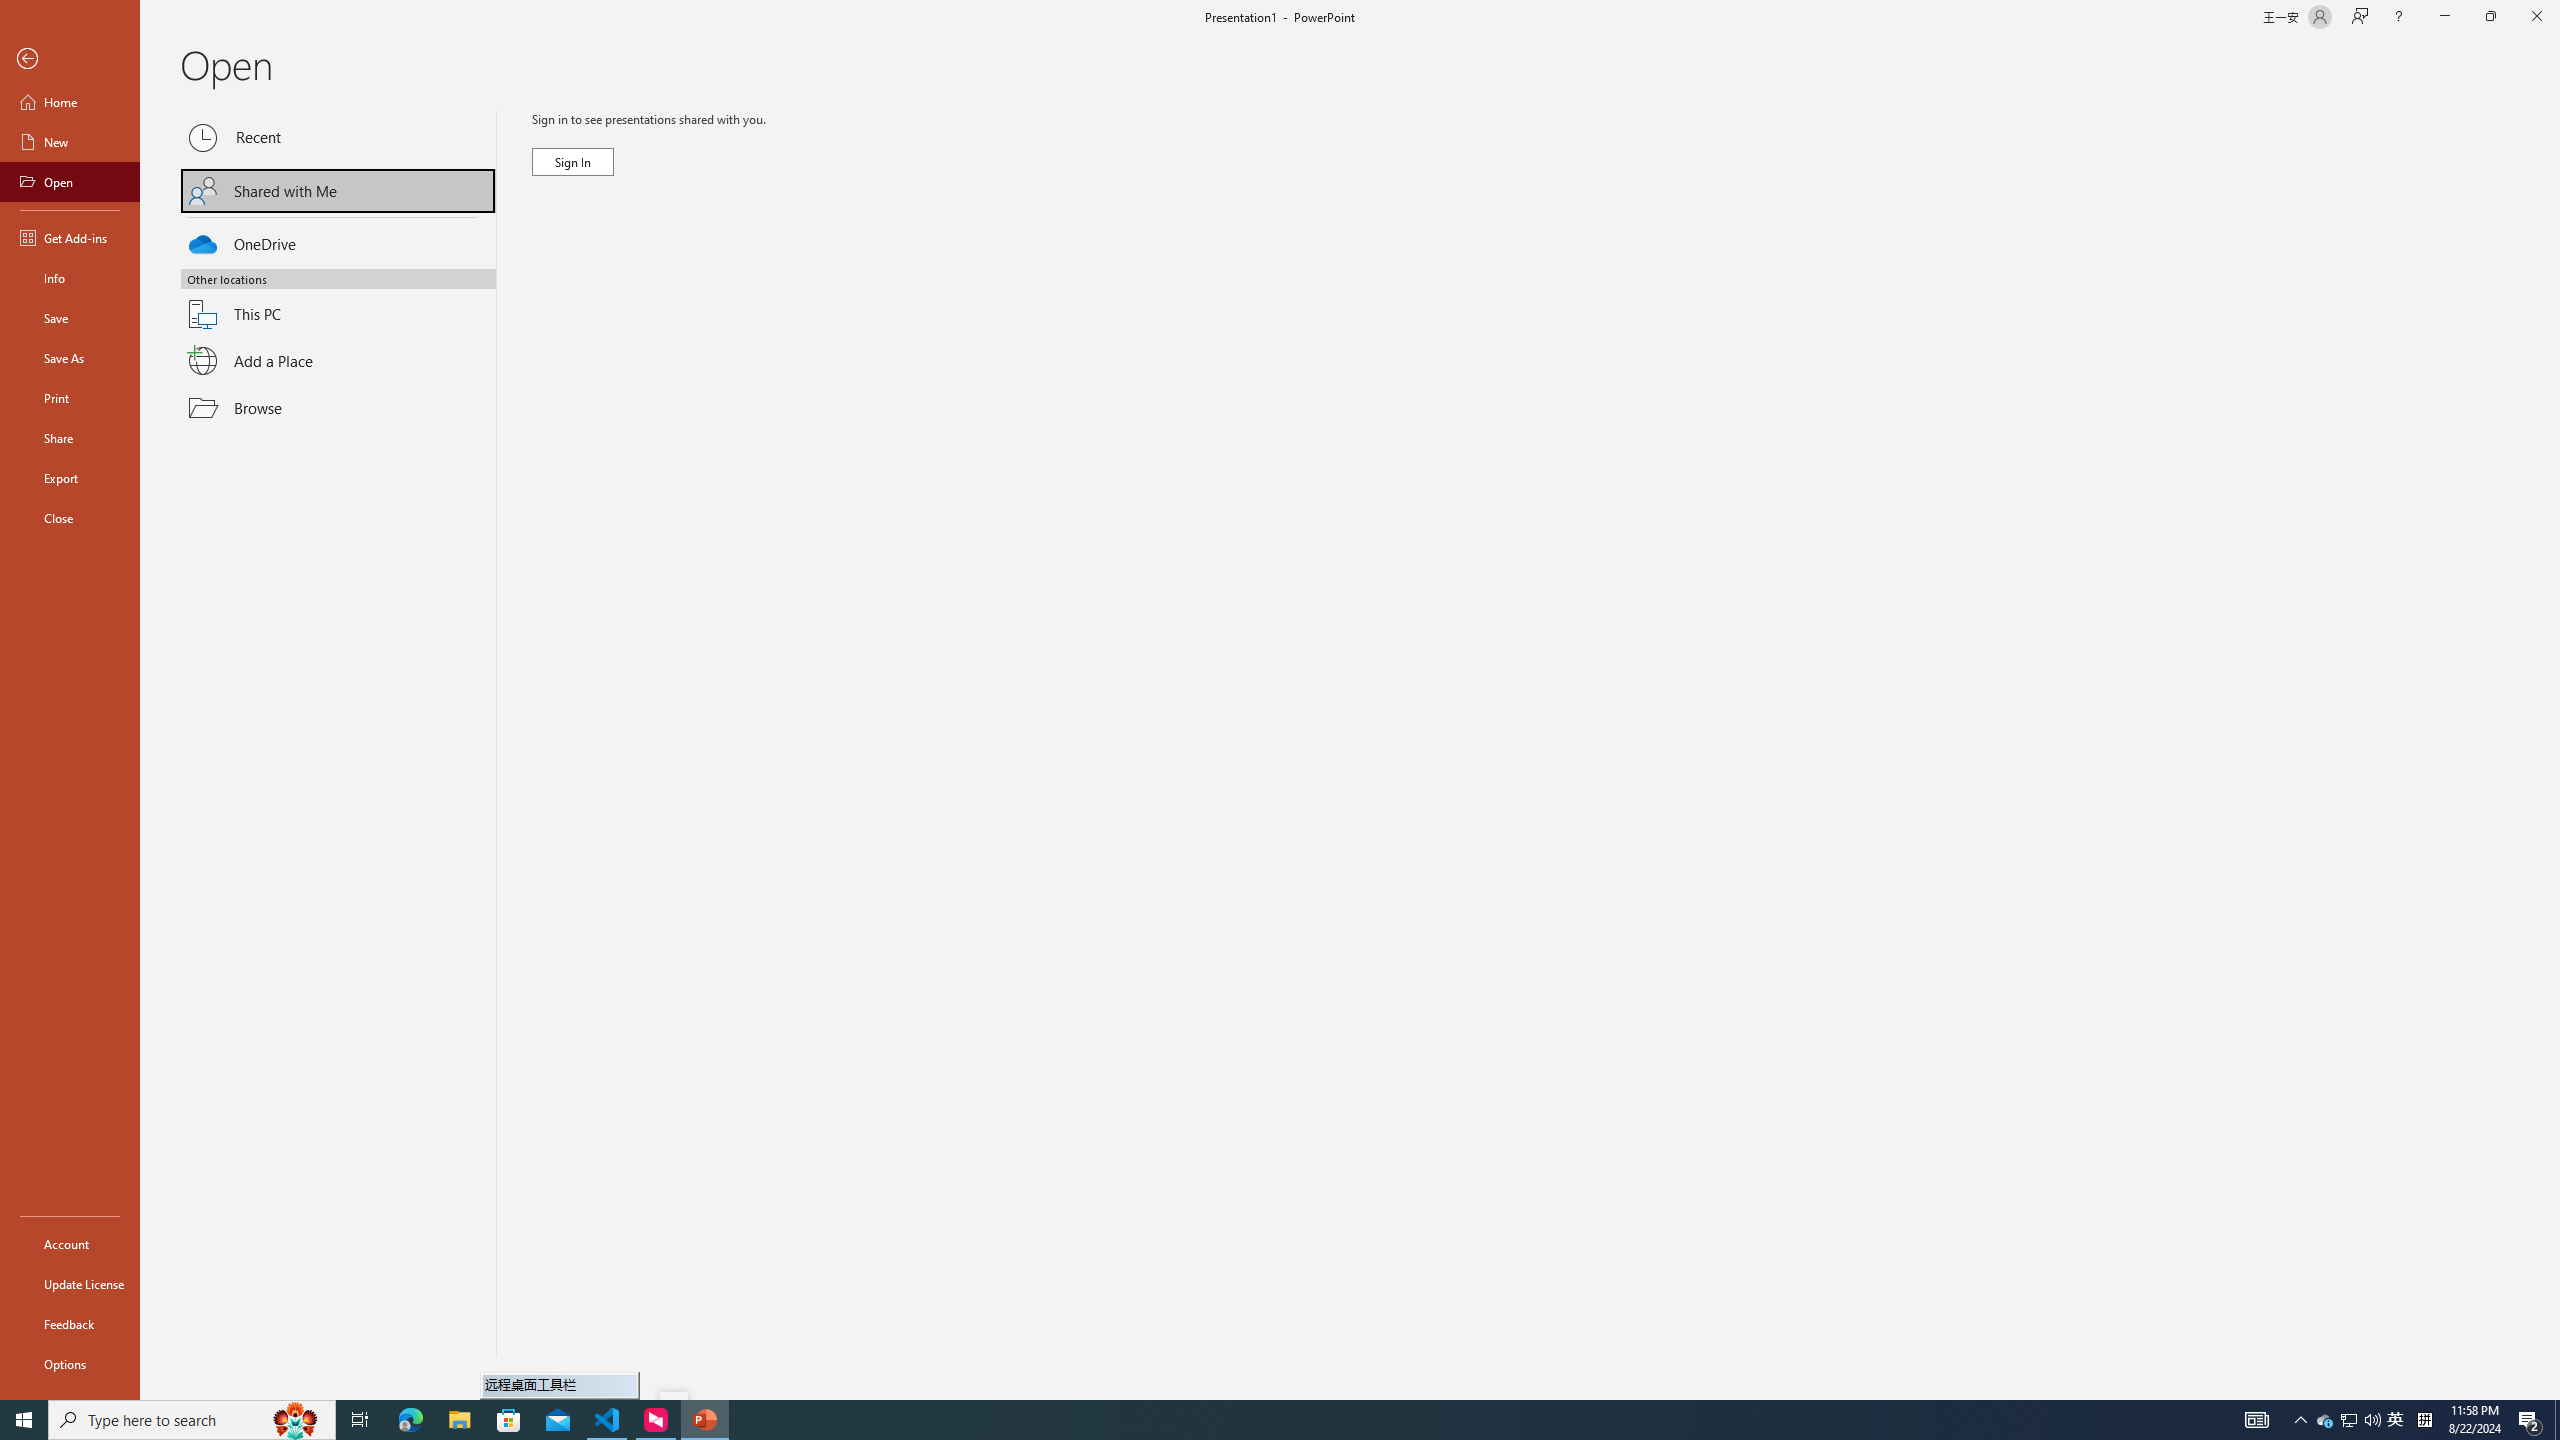 Image resolution: width=2560 pixels, height=1440 pixels. What do you see at coordinates (69, 237) in the screenshot?
I see `'Get Add-ins'` at bounding box center [69, 237].